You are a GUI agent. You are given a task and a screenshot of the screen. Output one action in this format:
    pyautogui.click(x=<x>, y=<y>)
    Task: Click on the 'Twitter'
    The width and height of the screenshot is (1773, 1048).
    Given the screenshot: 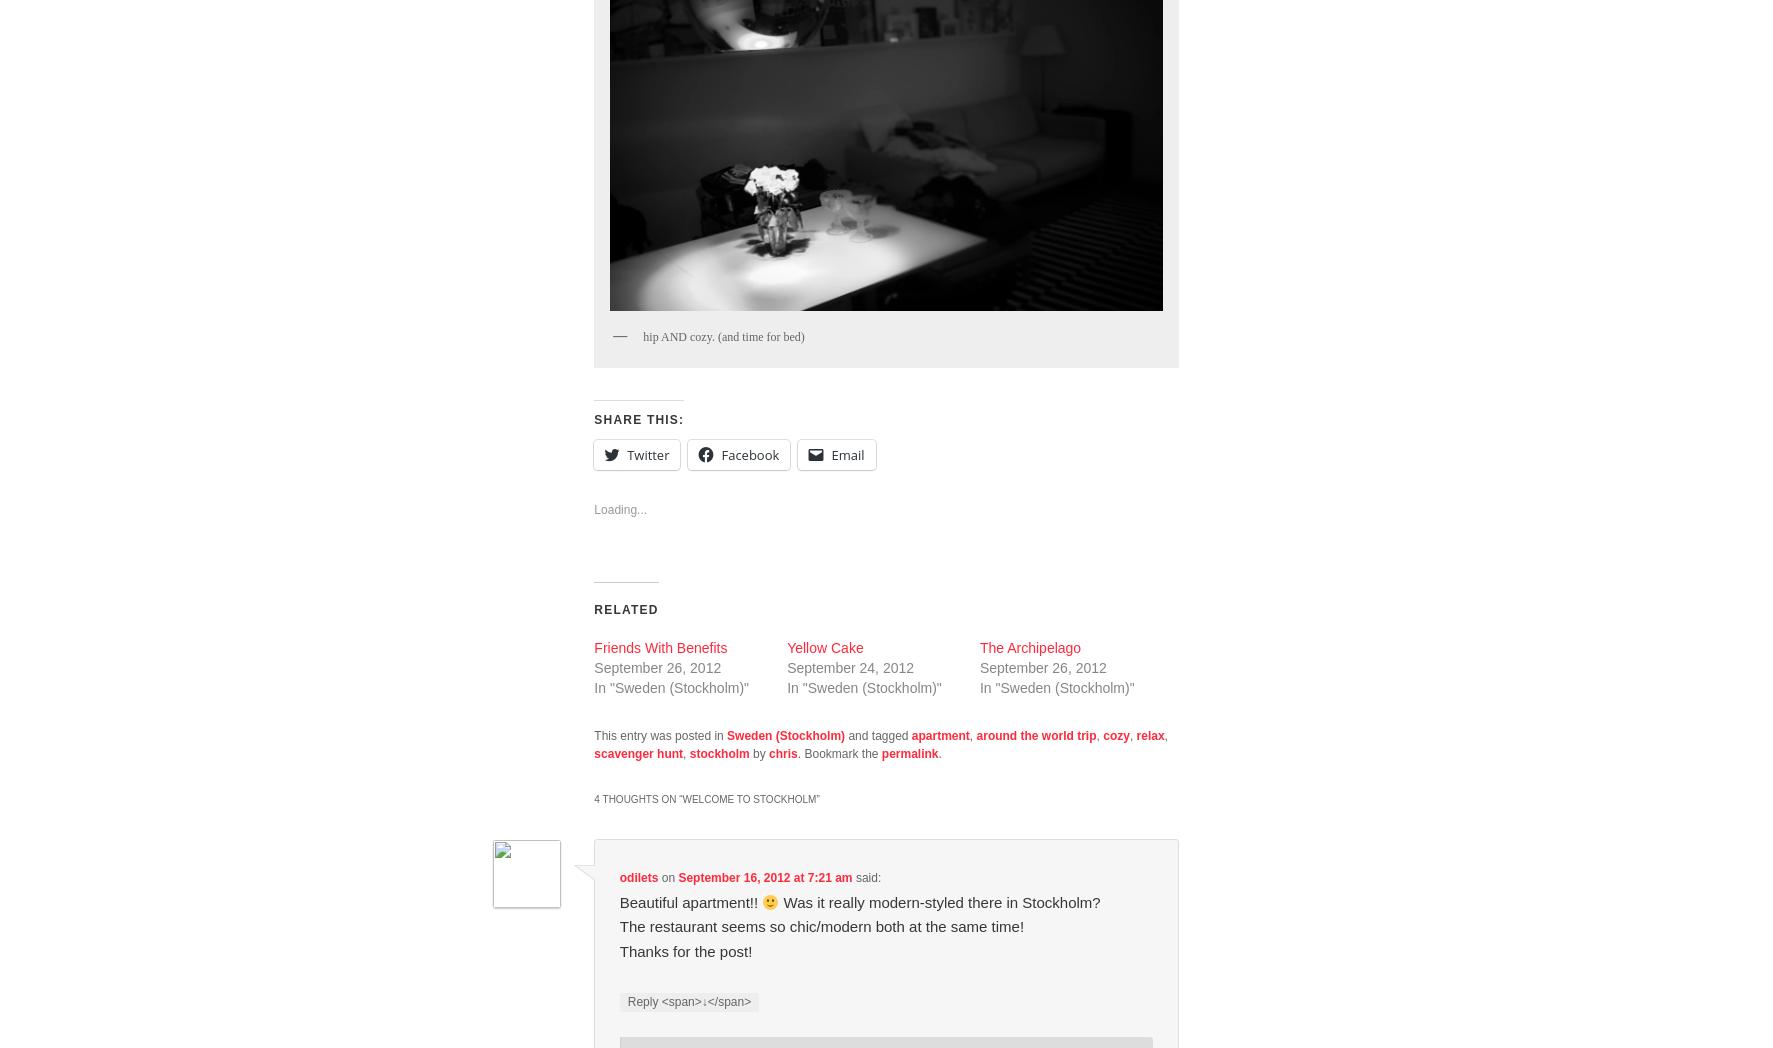 What is the action you would take?
    pyautogui.click(x=647, y=452)
    